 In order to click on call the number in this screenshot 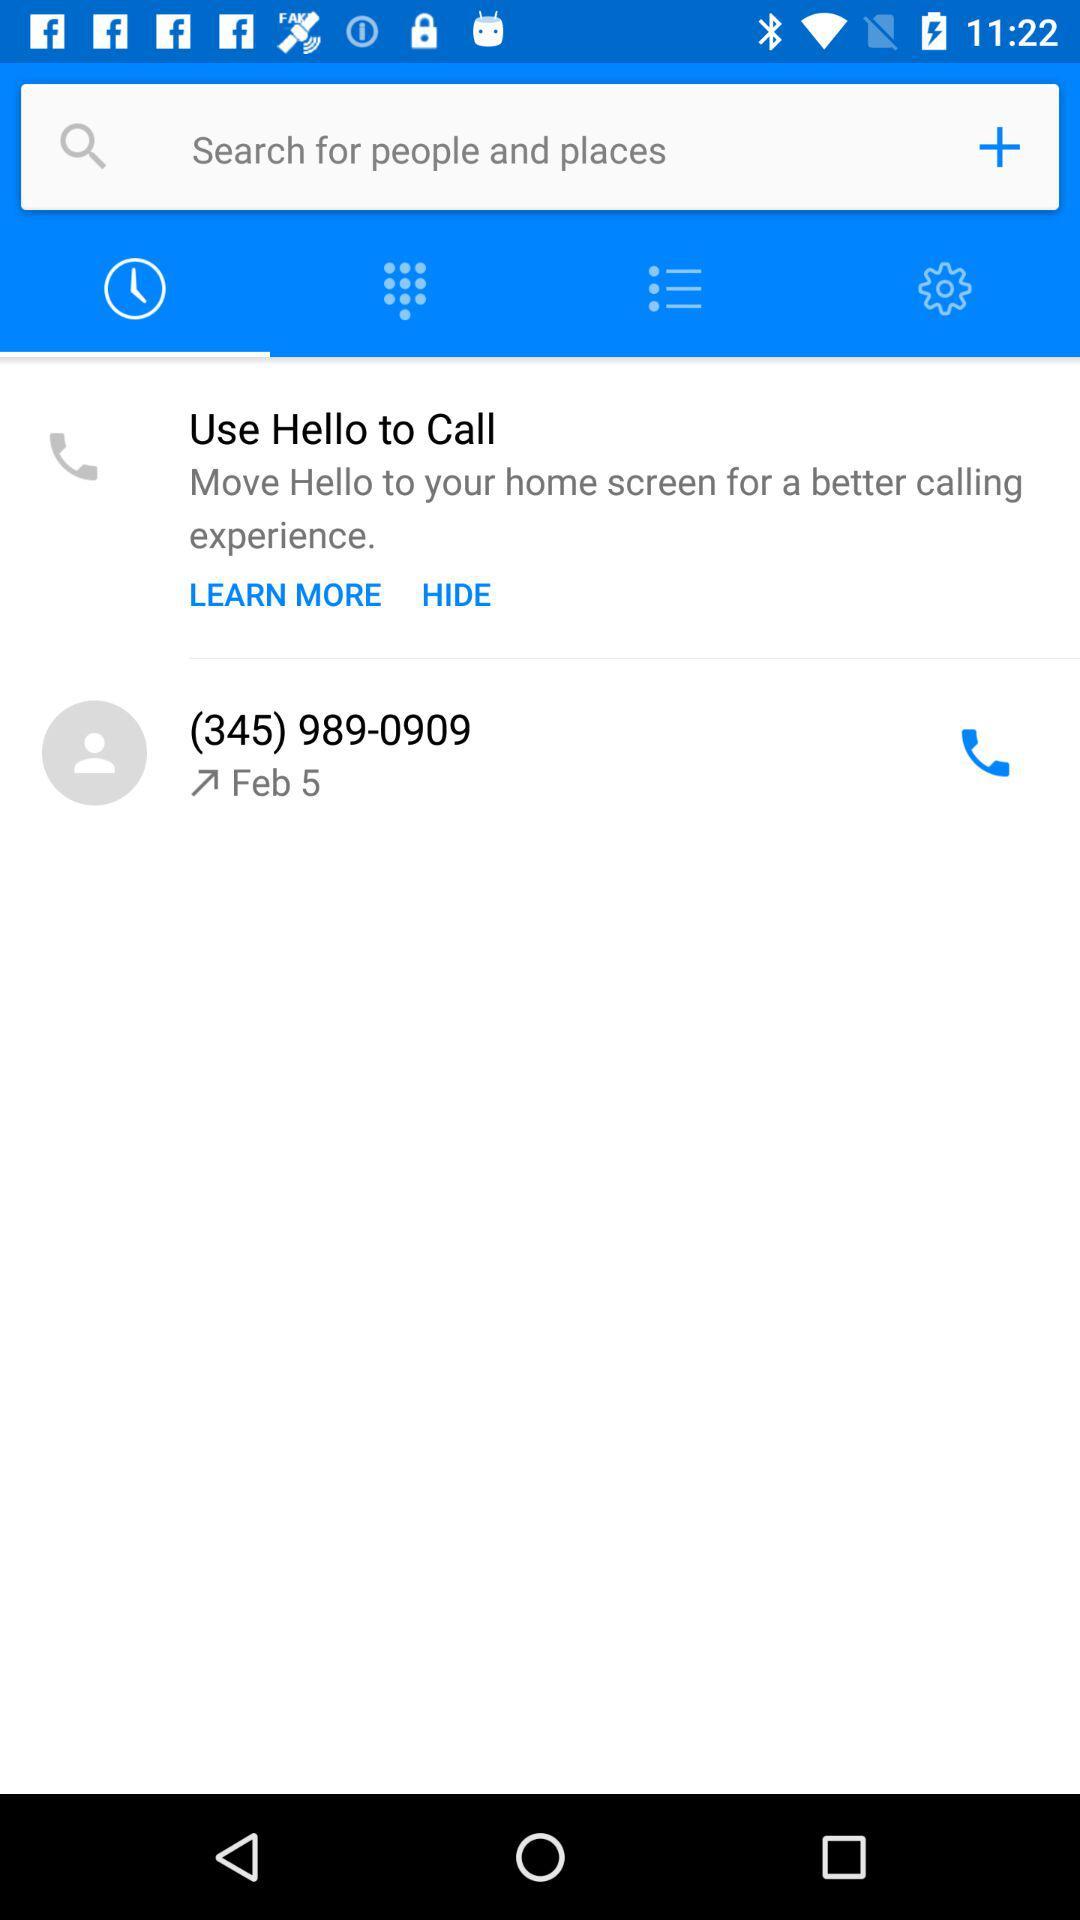, I will do `click(984, 752)`.